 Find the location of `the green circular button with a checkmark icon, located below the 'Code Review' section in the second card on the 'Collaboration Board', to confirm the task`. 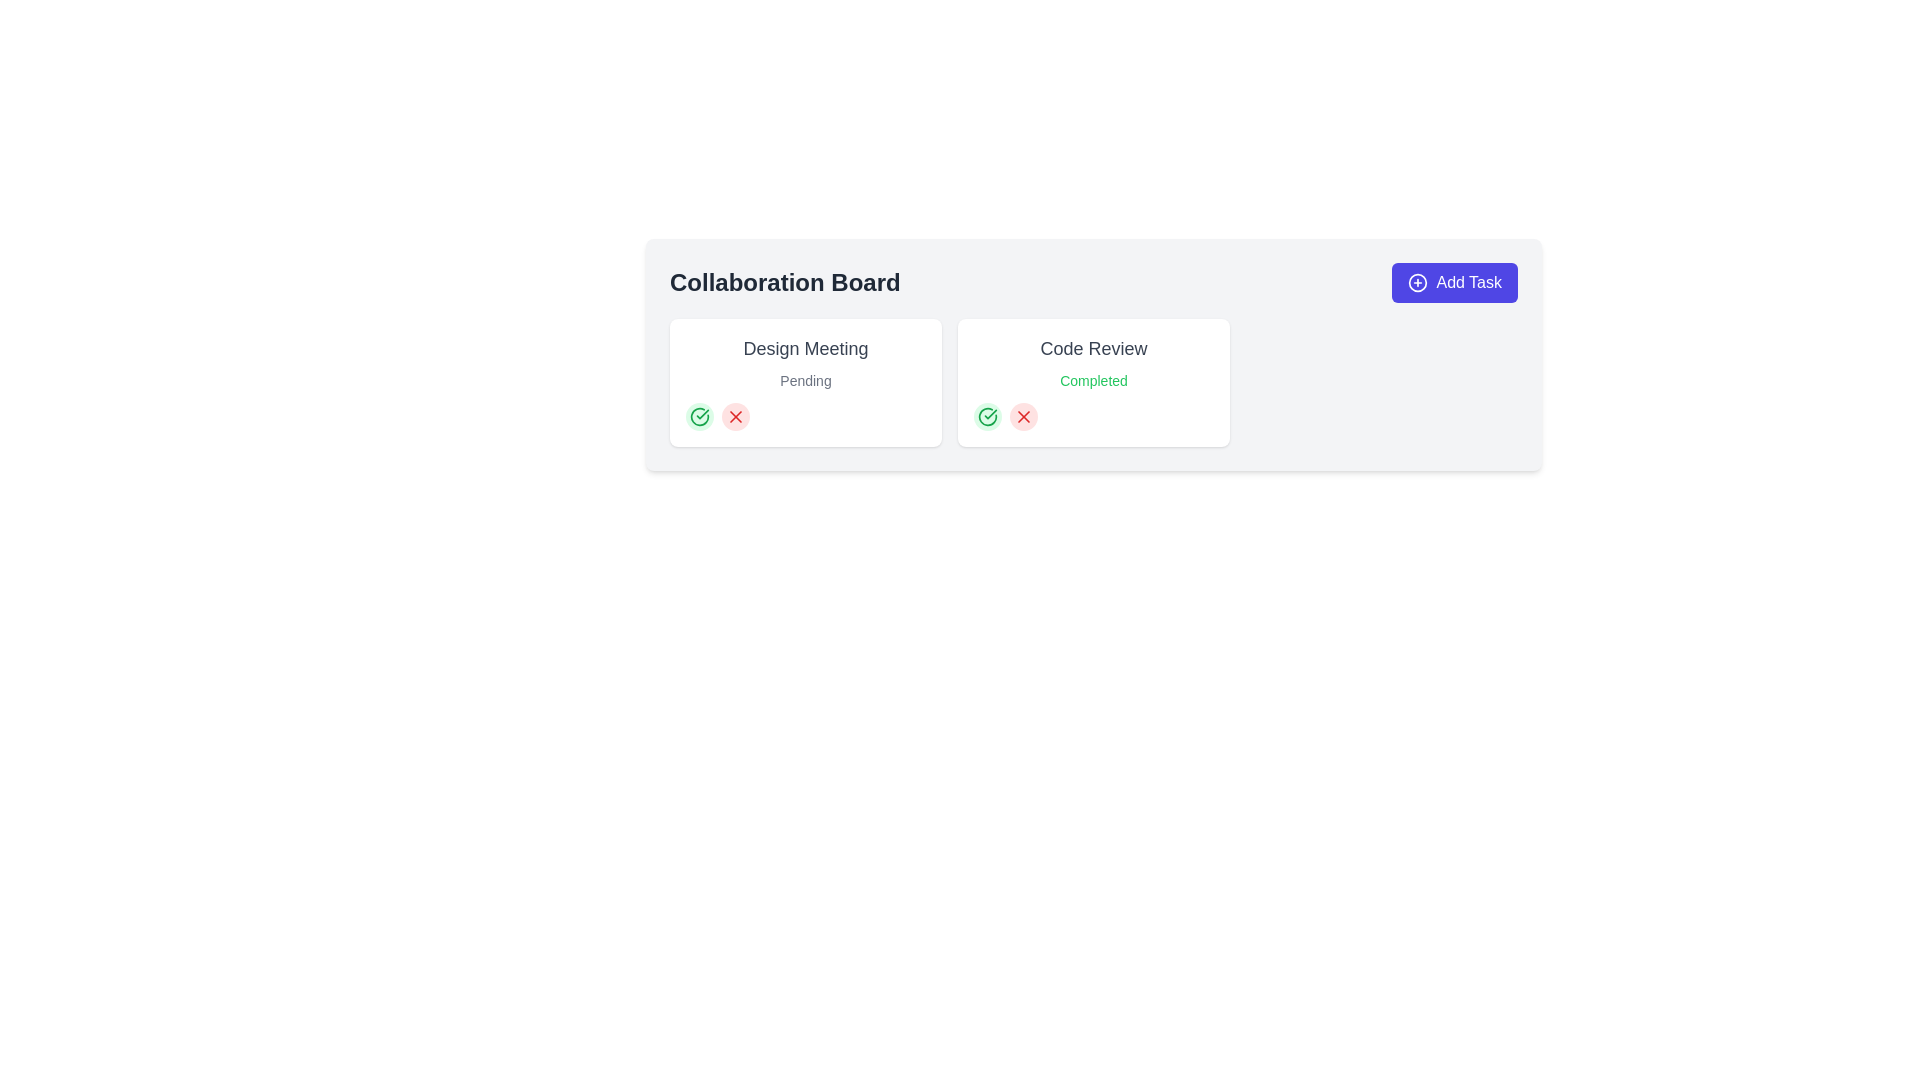

the green circular button with a checkmark icon, located below the 'Code Review' section in the second card on the 'Collaboration Board', to confirm the task is located at coordinates (988, 415).